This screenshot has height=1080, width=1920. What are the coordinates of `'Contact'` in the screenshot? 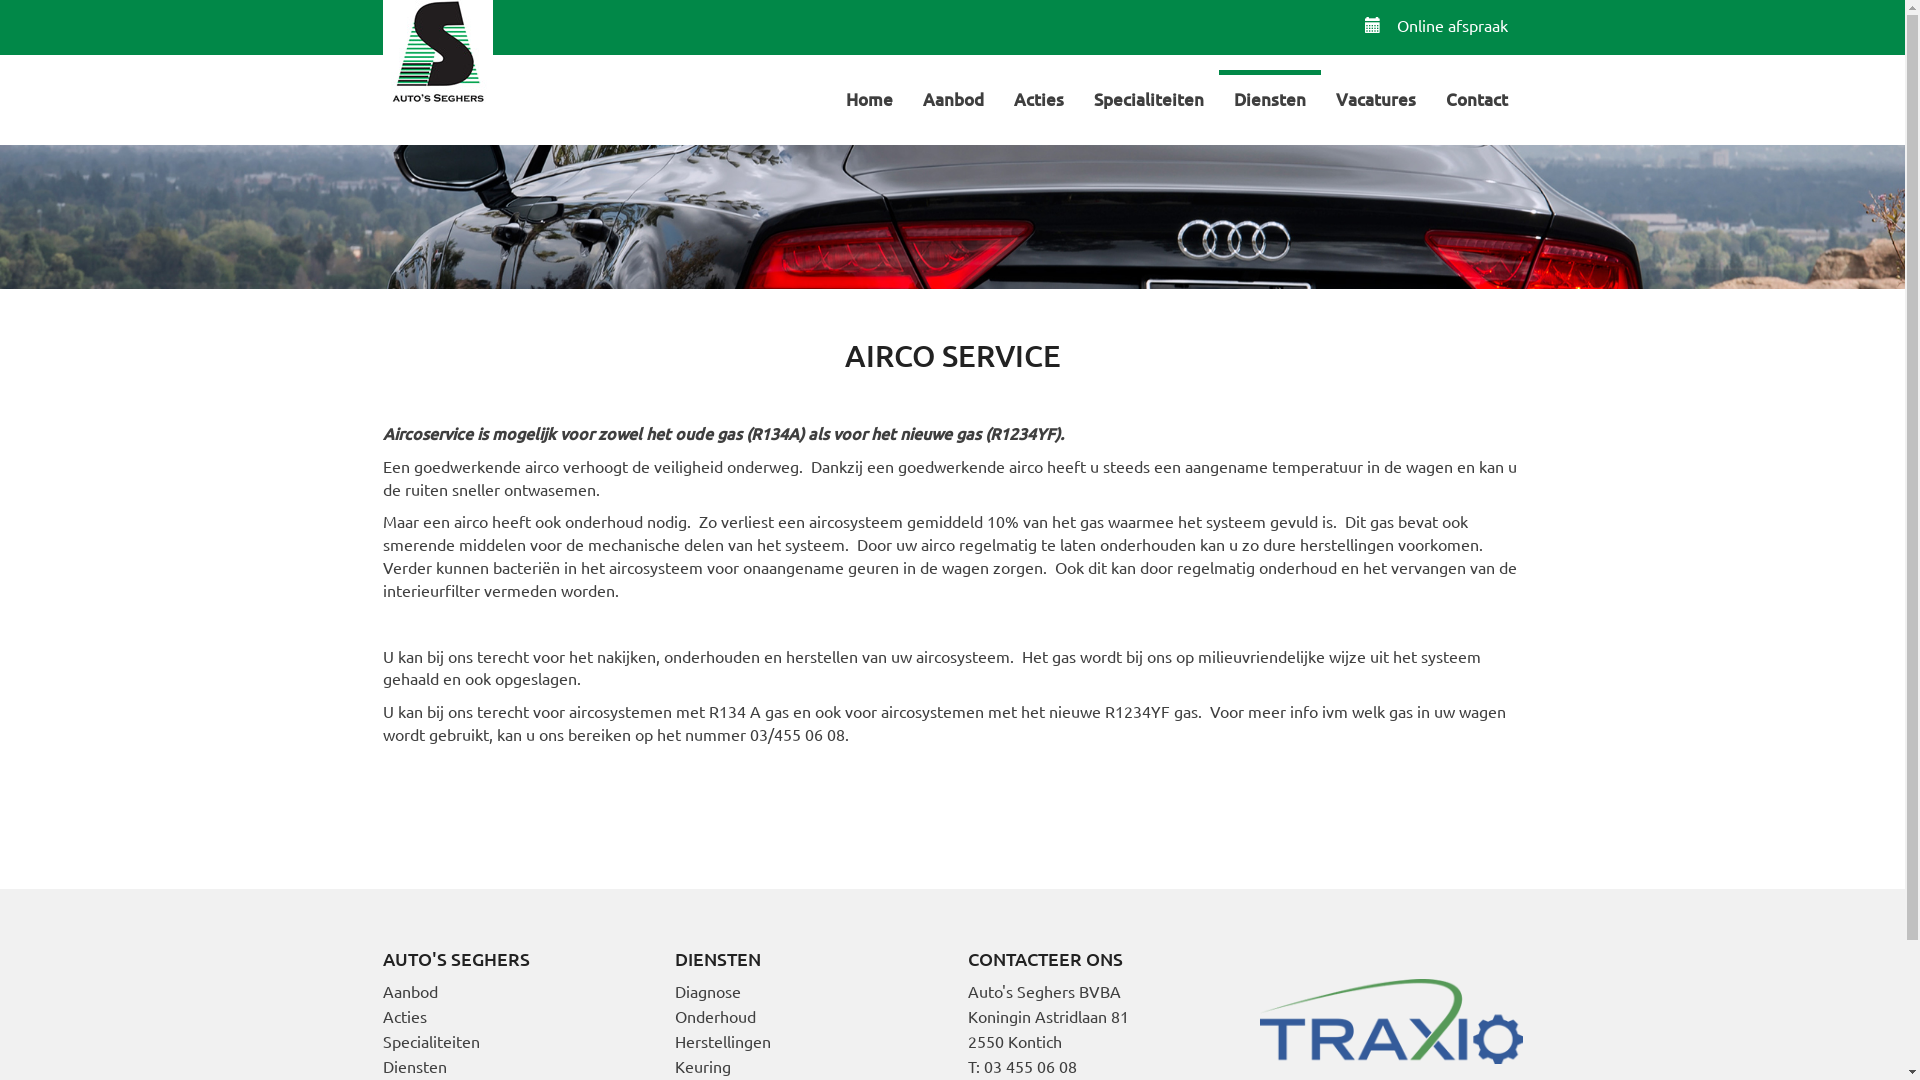 It's located at (1429, 97).